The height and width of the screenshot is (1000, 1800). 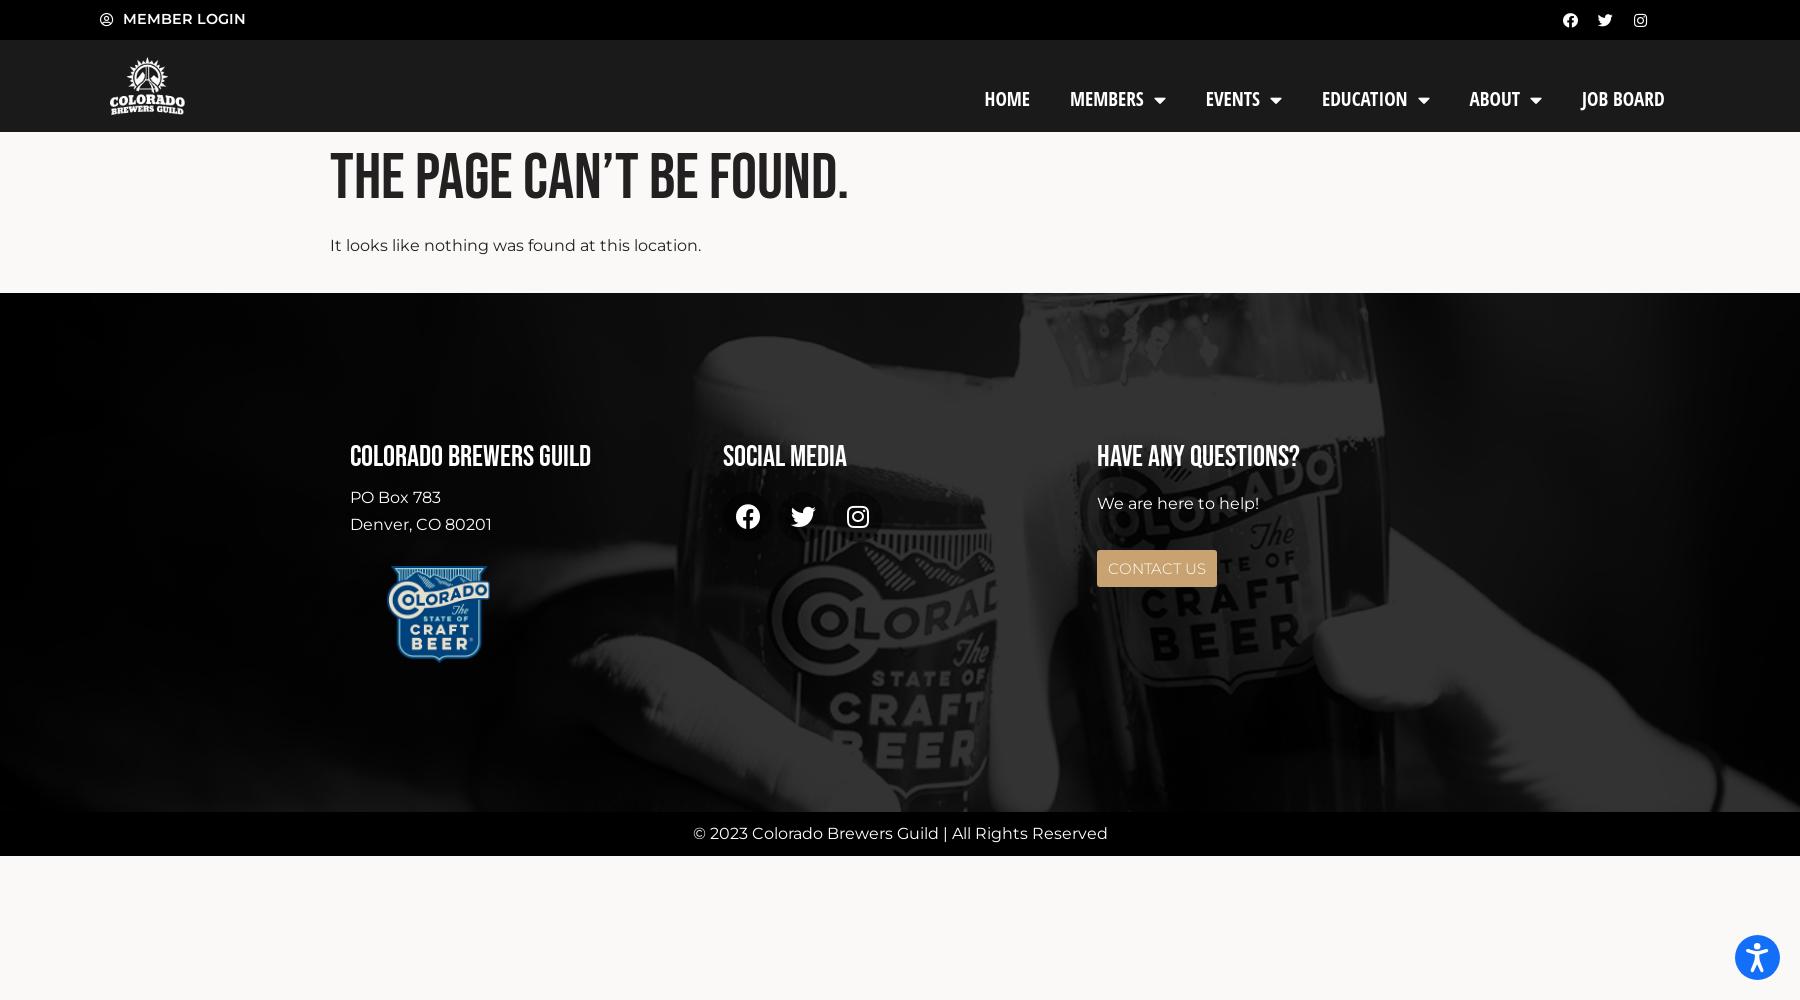 What do you see at coordinates (395, 495) in the screenshot?
I see `'PO Box 783'` at bounding box center [395, 495].